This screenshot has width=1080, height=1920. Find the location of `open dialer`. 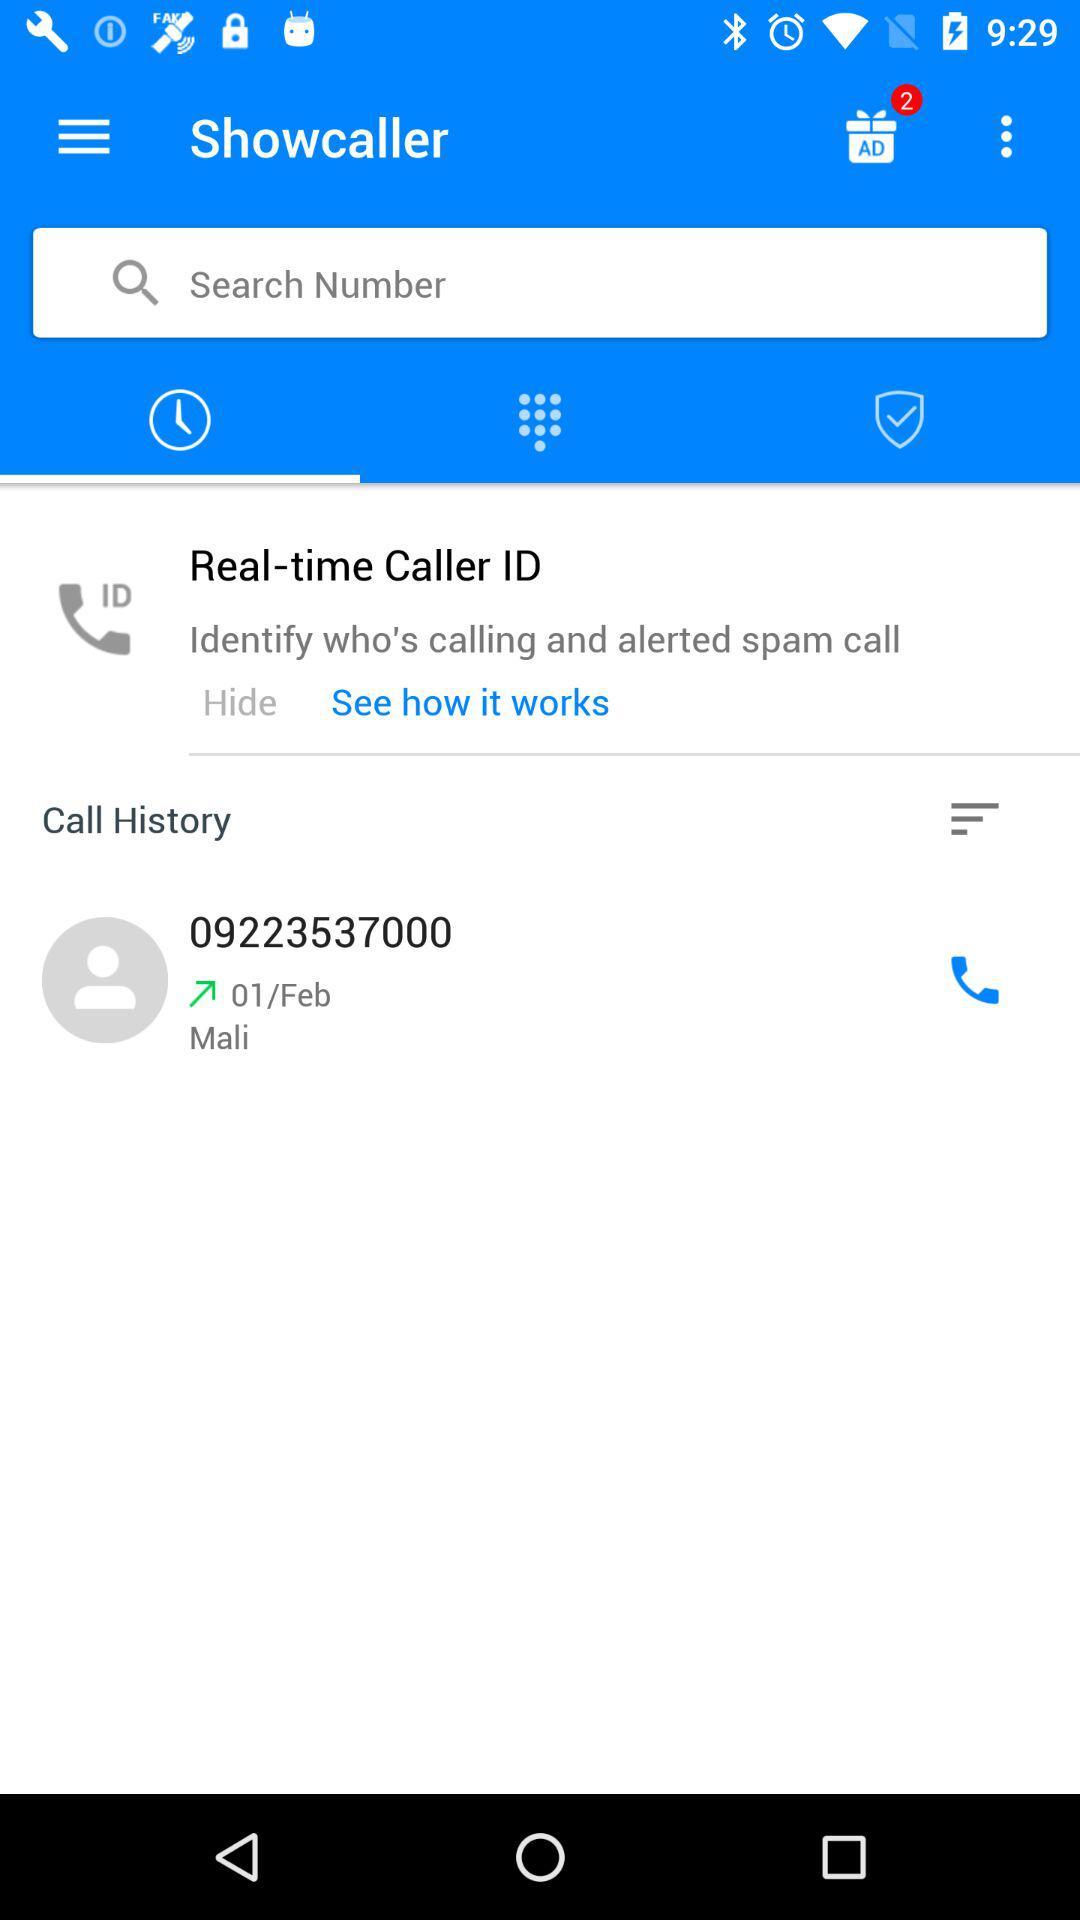

open dialer is located at coordinates (540, 419).